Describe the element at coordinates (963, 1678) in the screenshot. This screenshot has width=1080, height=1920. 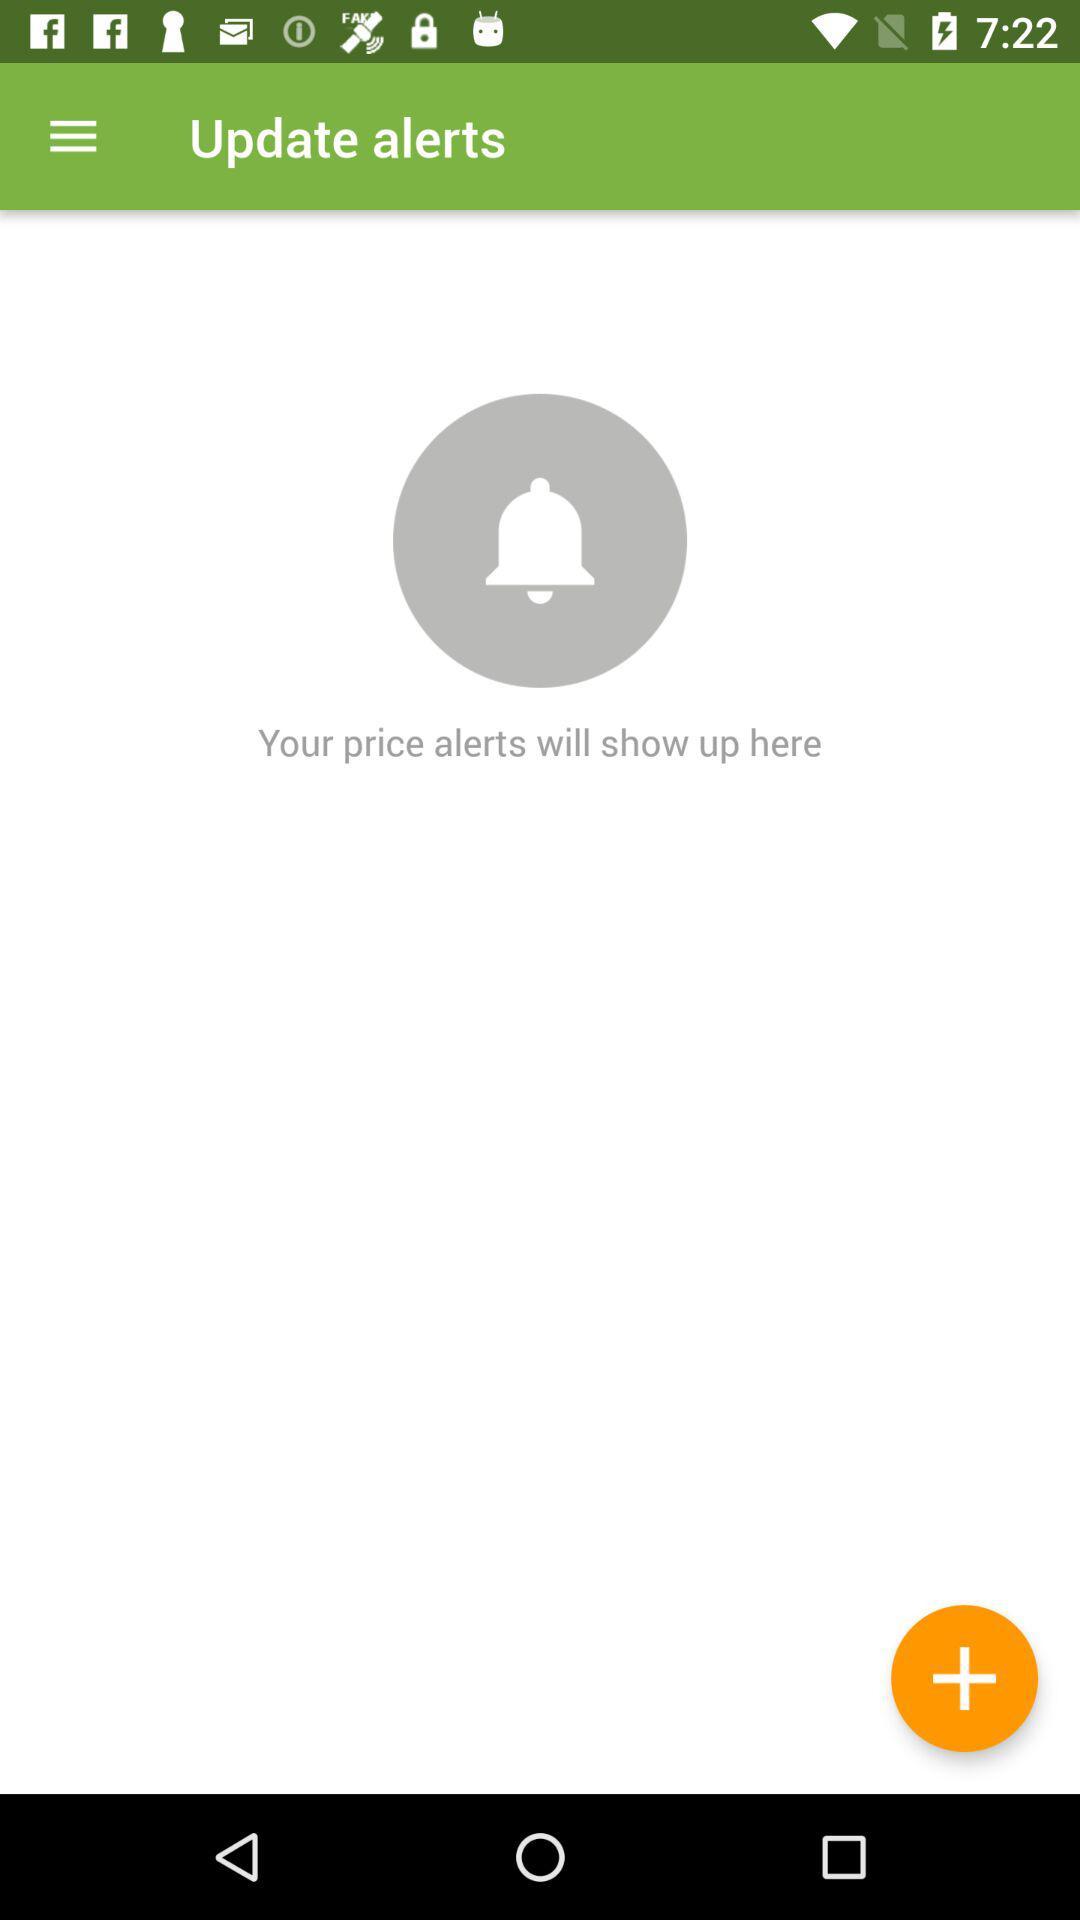
I see `the add icon` at that location.